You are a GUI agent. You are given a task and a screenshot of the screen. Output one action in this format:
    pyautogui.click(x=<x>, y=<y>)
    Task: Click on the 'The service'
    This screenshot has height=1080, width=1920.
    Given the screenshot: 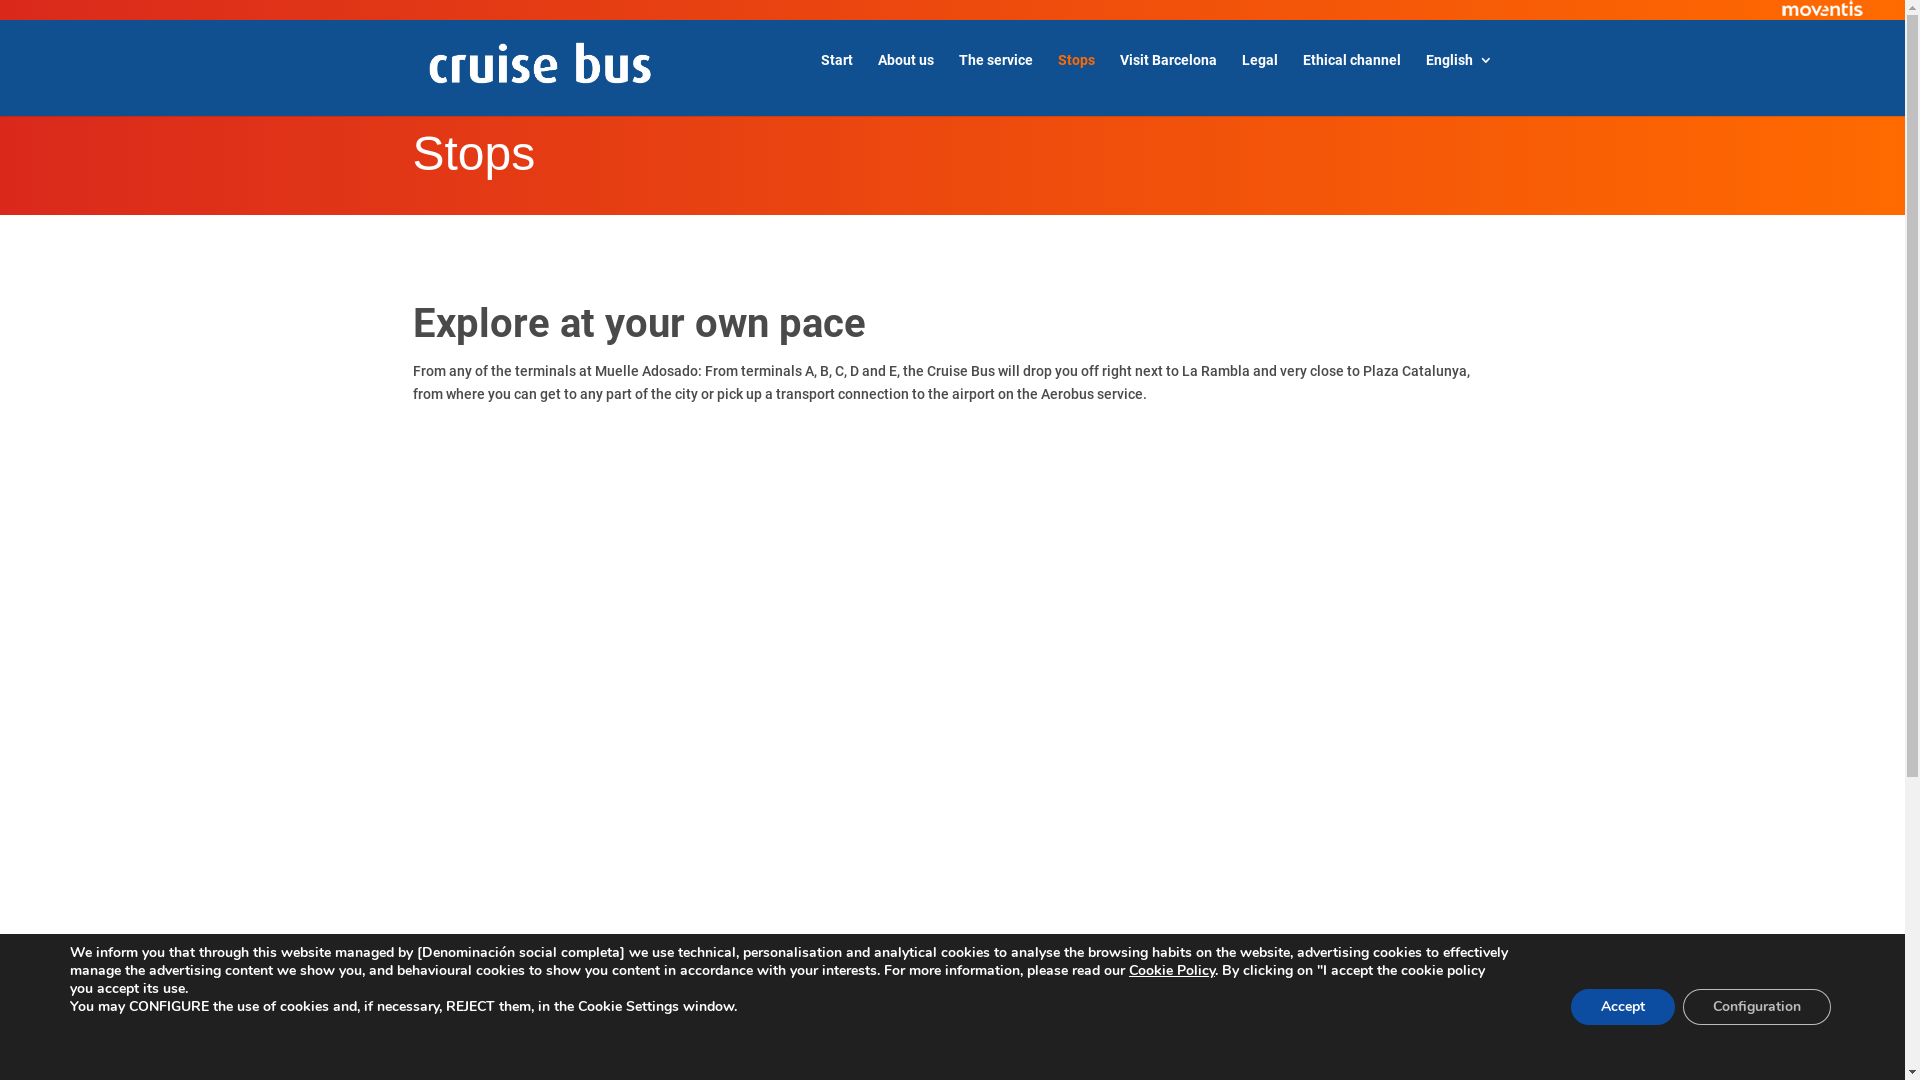 What is the action you would take?
    pyautogui.click(x=957, y=75)
    